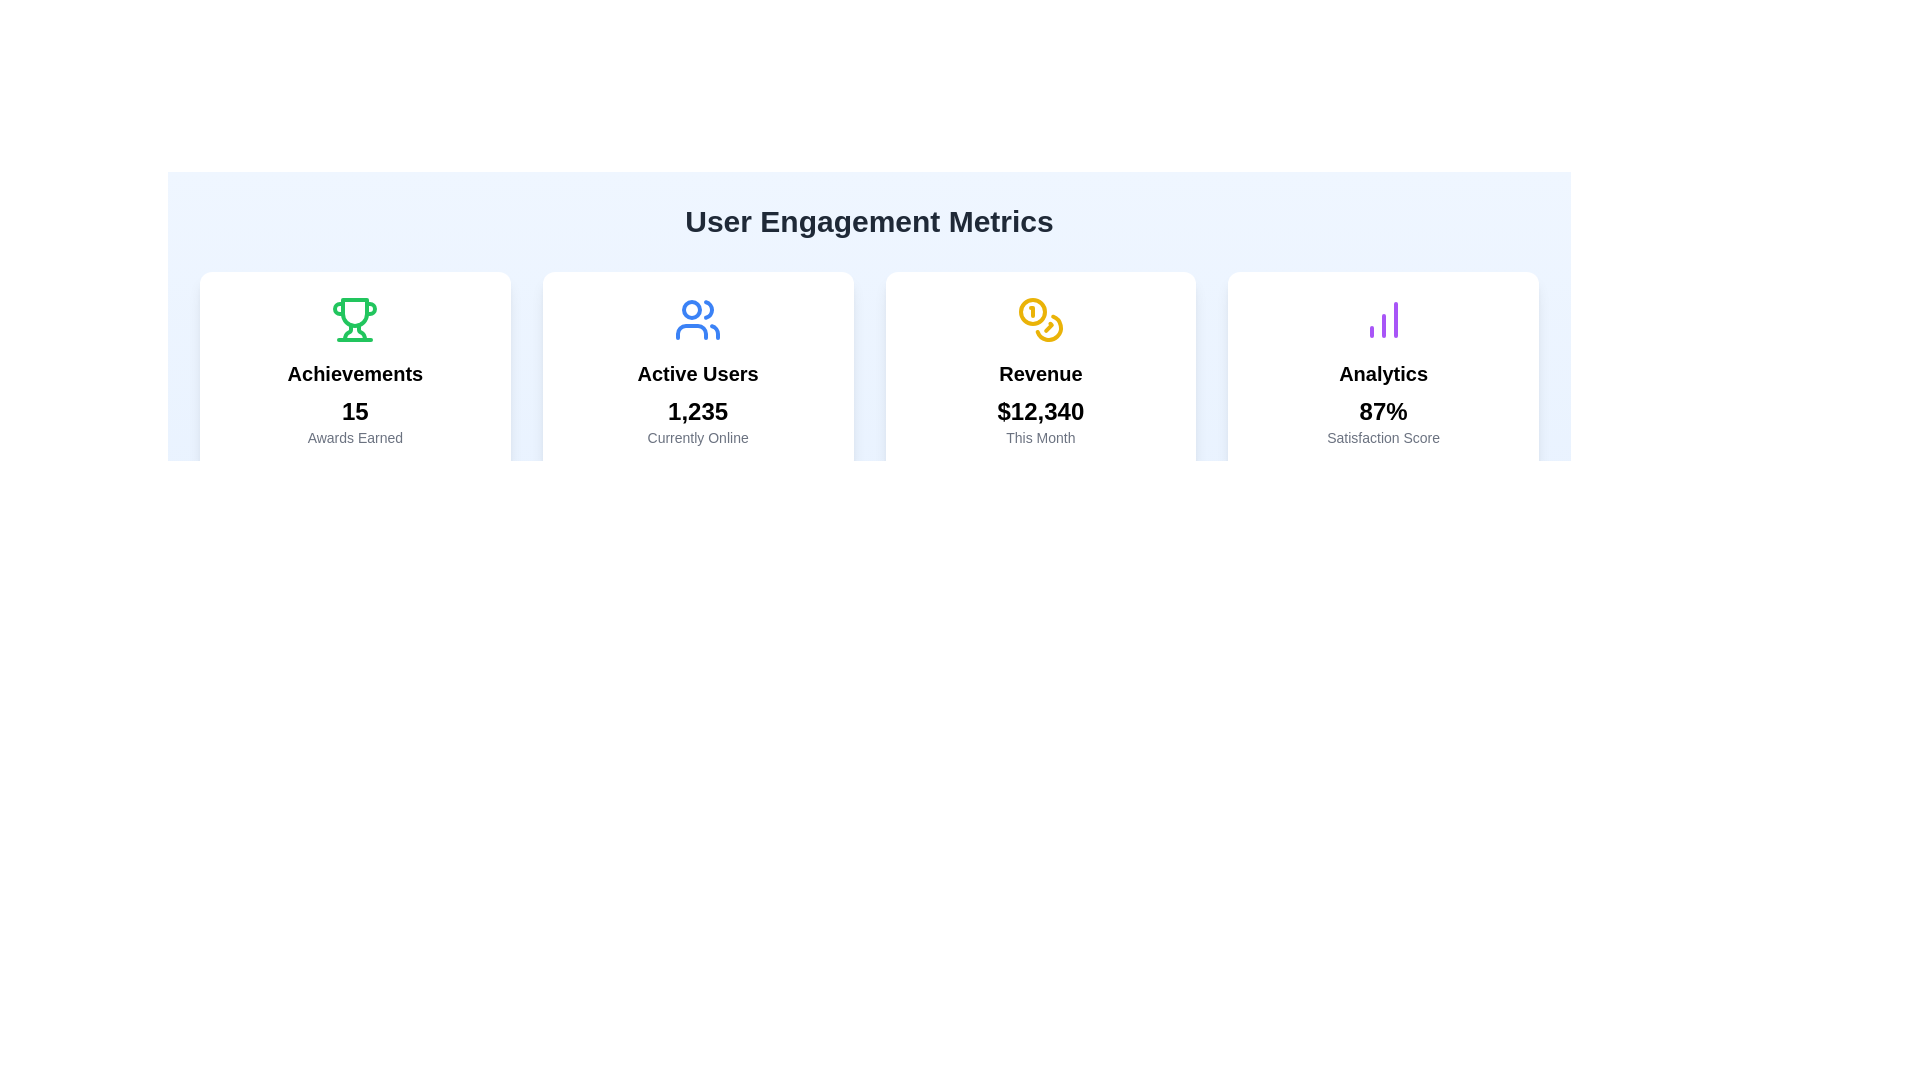  What do you see at coordinates (692, 330) in the screenshot?
I see `the bottom segment of the SVG graphic that is part of the user icon representing 'Active Users' in the second card of the dashboard grid` at bounding box center [692, 330].